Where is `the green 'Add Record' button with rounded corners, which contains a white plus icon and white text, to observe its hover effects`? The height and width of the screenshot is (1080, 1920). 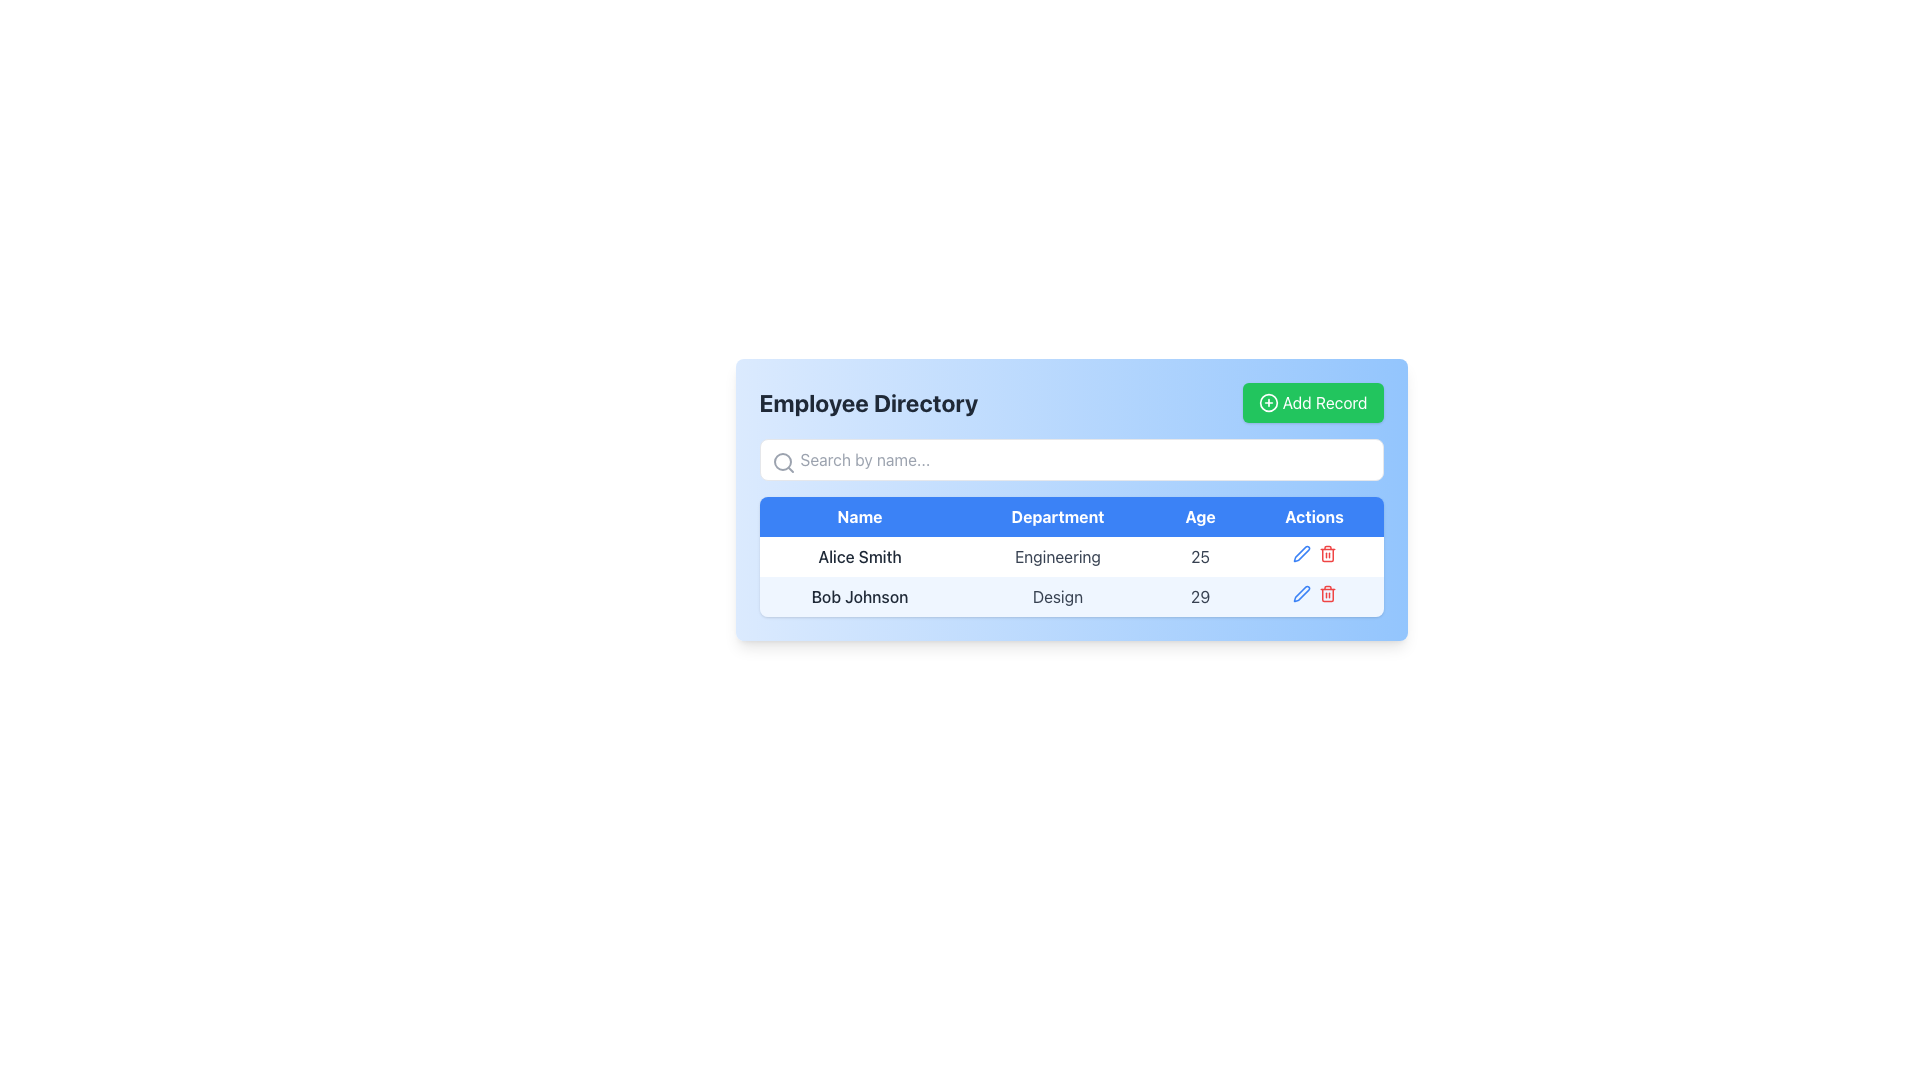 the green 'Add Record' button with rounded corners, which contains a white plus icon and white text, to observe its hover effects is located at coordinates (1313, 402).